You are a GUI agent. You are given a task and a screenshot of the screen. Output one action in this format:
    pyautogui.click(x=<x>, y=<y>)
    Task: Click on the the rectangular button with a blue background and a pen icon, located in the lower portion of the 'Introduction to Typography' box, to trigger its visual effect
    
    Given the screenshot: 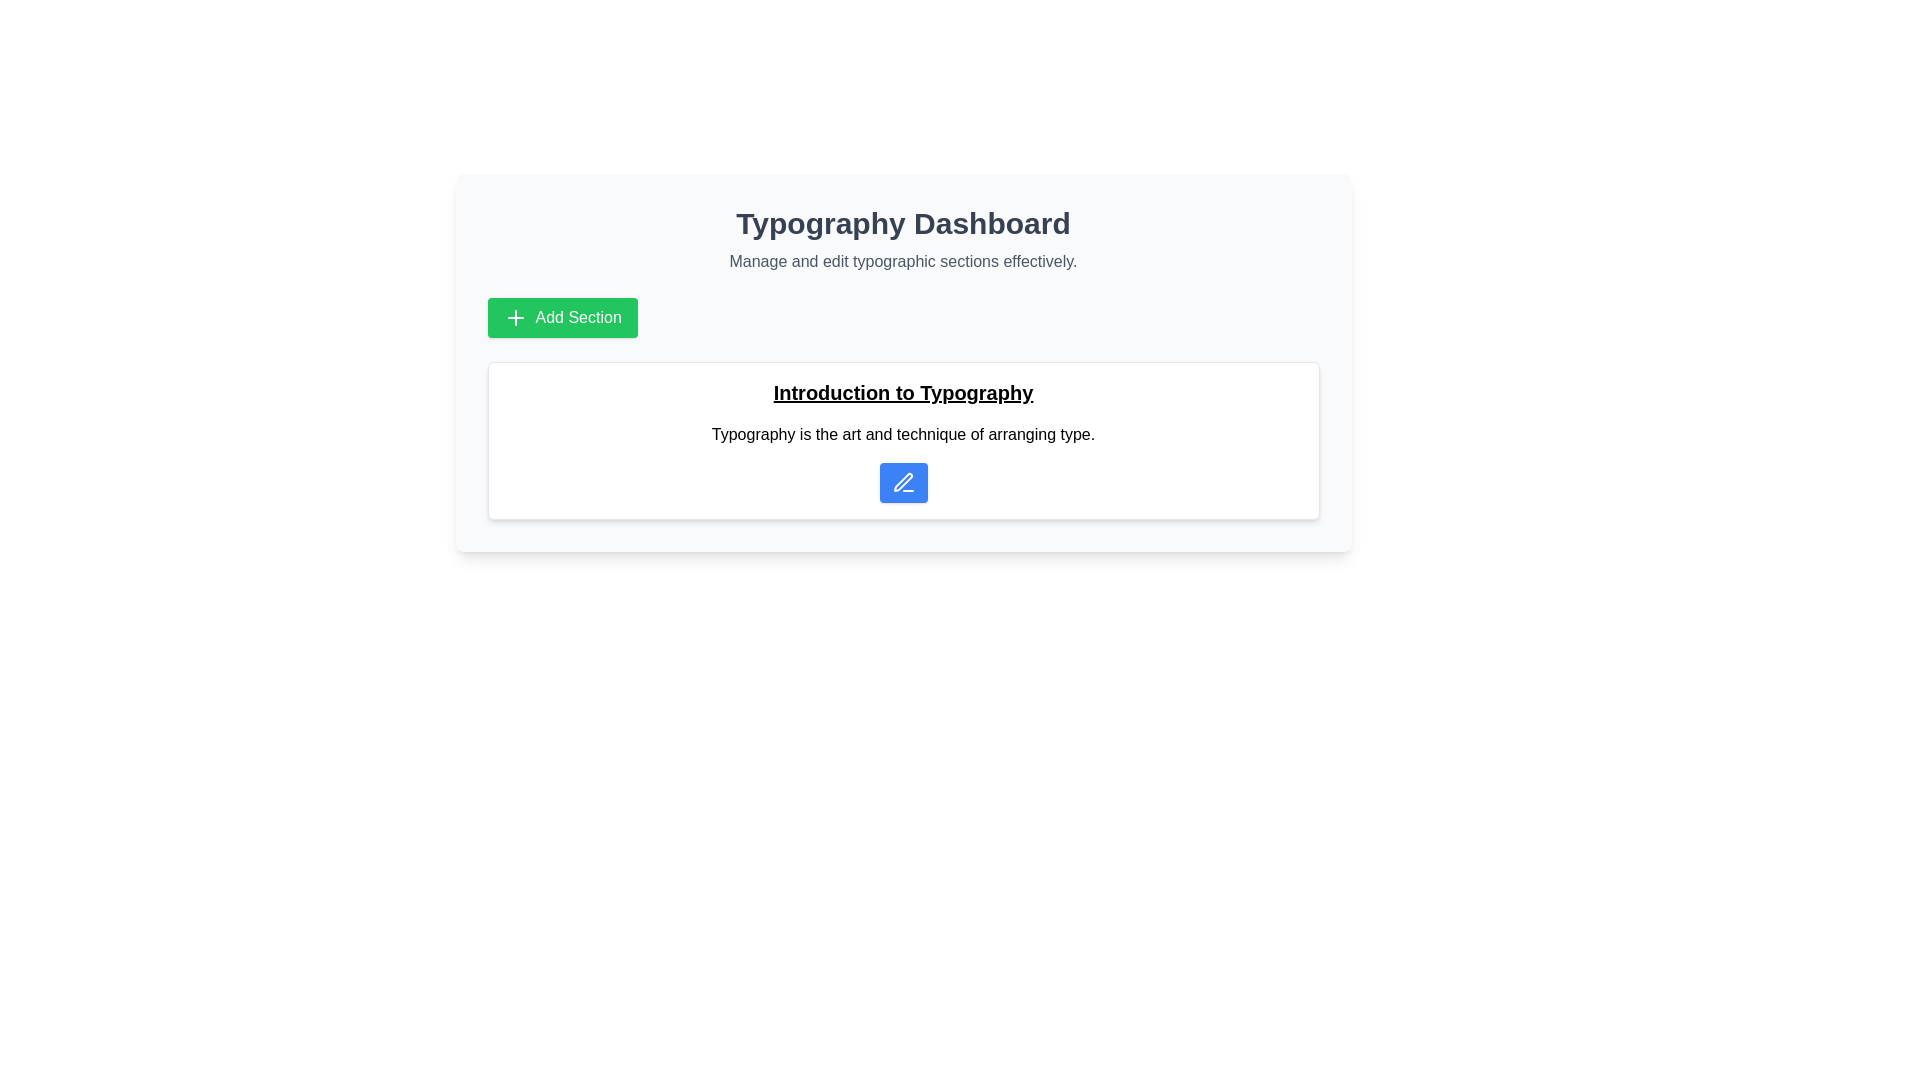 What is the action you would take?
    pyautogui.click(x=902, y=482)
    